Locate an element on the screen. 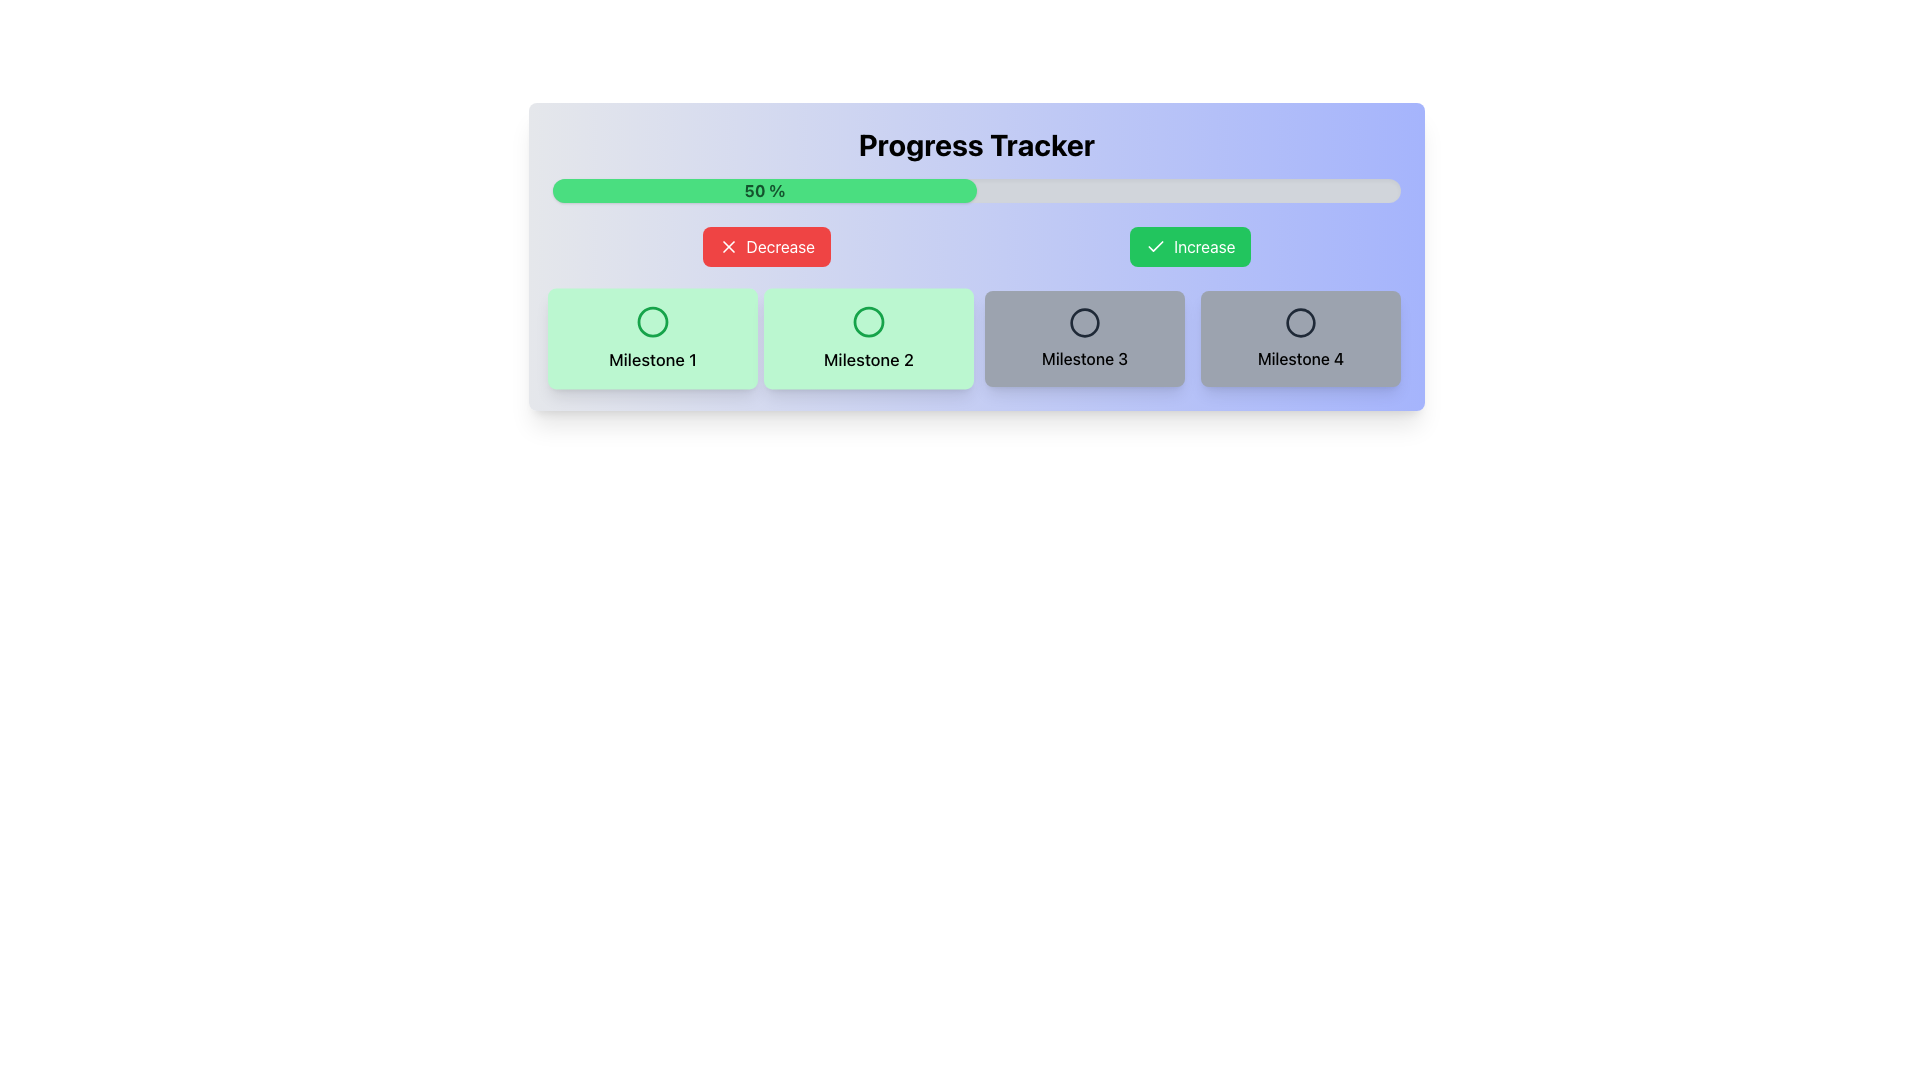 This screenshot has height=1080, width=1920. the state of the circular progress indicator in the Milestone 2 card, which is the second milestone from the left in the bottom row is located at coordinates (868, 320).